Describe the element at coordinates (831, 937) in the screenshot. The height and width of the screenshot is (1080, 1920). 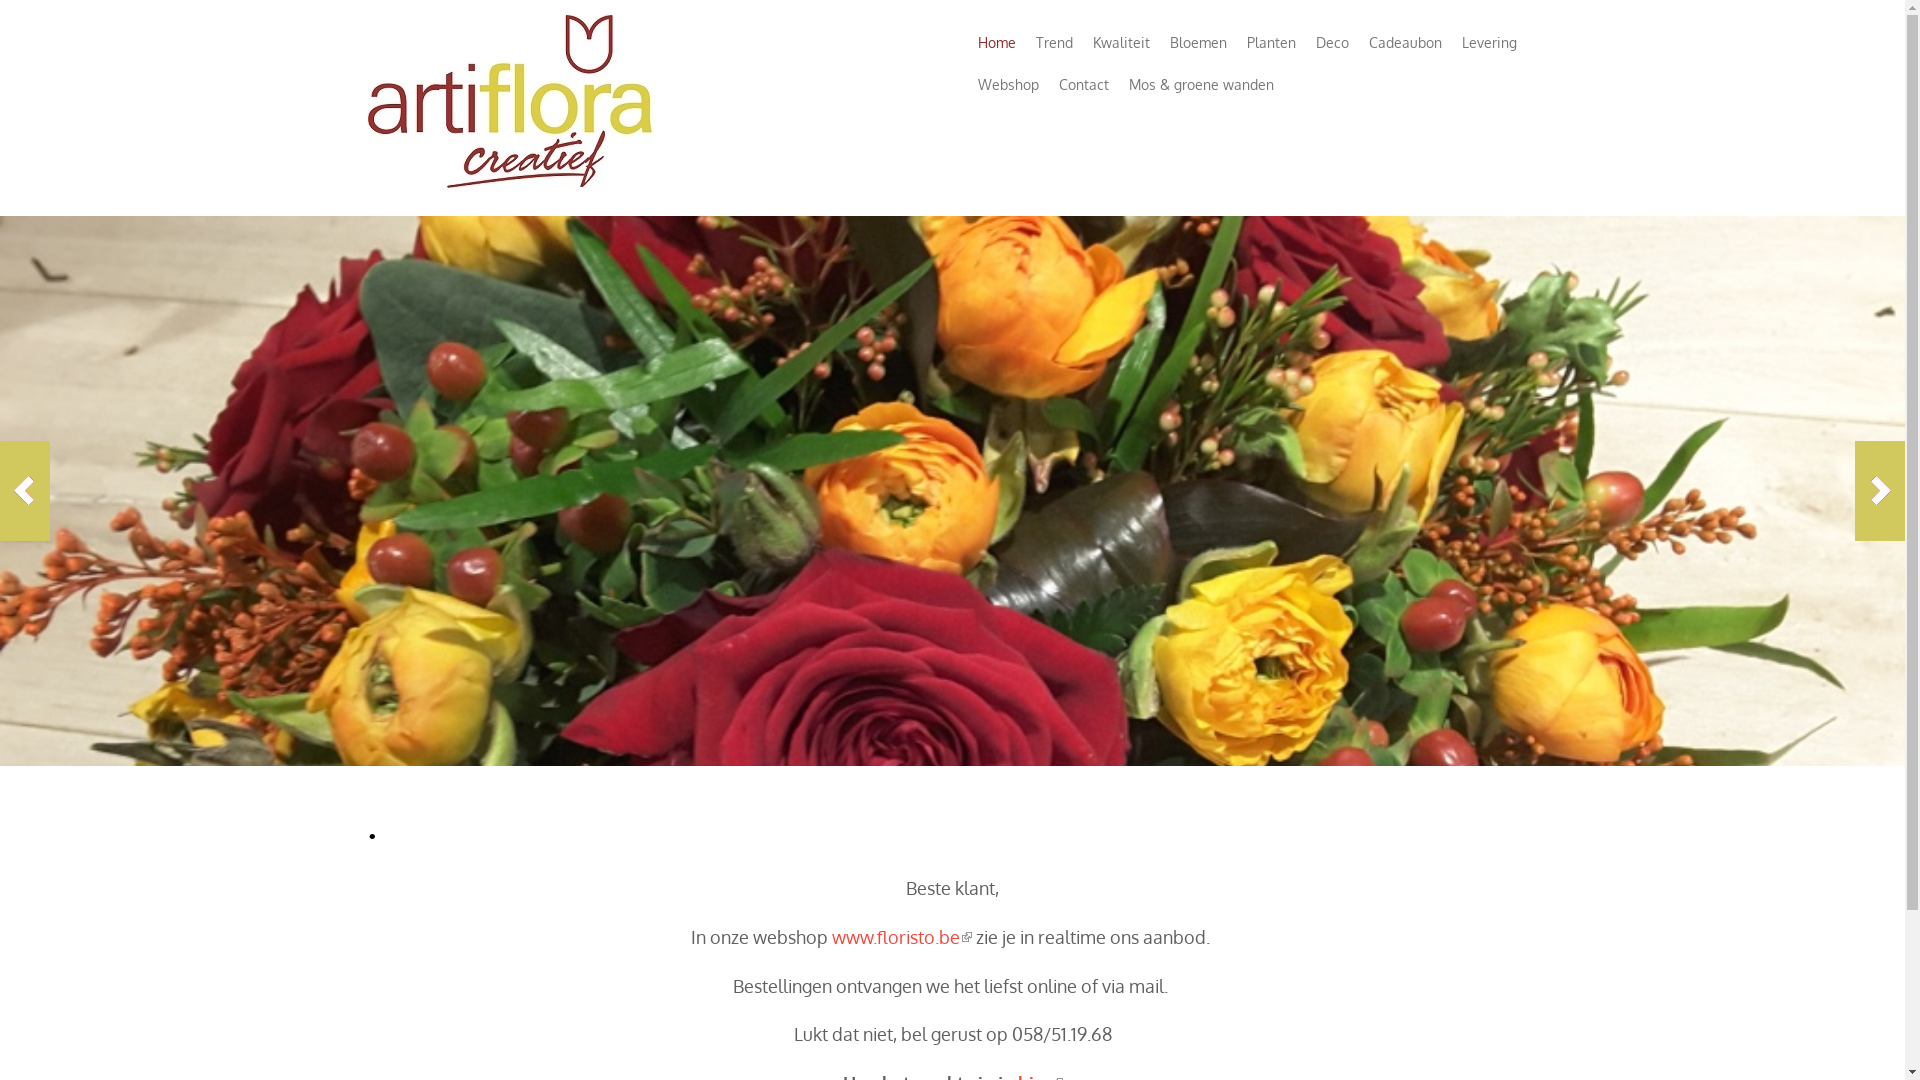
I see `'www.floristo.be'` at that location.